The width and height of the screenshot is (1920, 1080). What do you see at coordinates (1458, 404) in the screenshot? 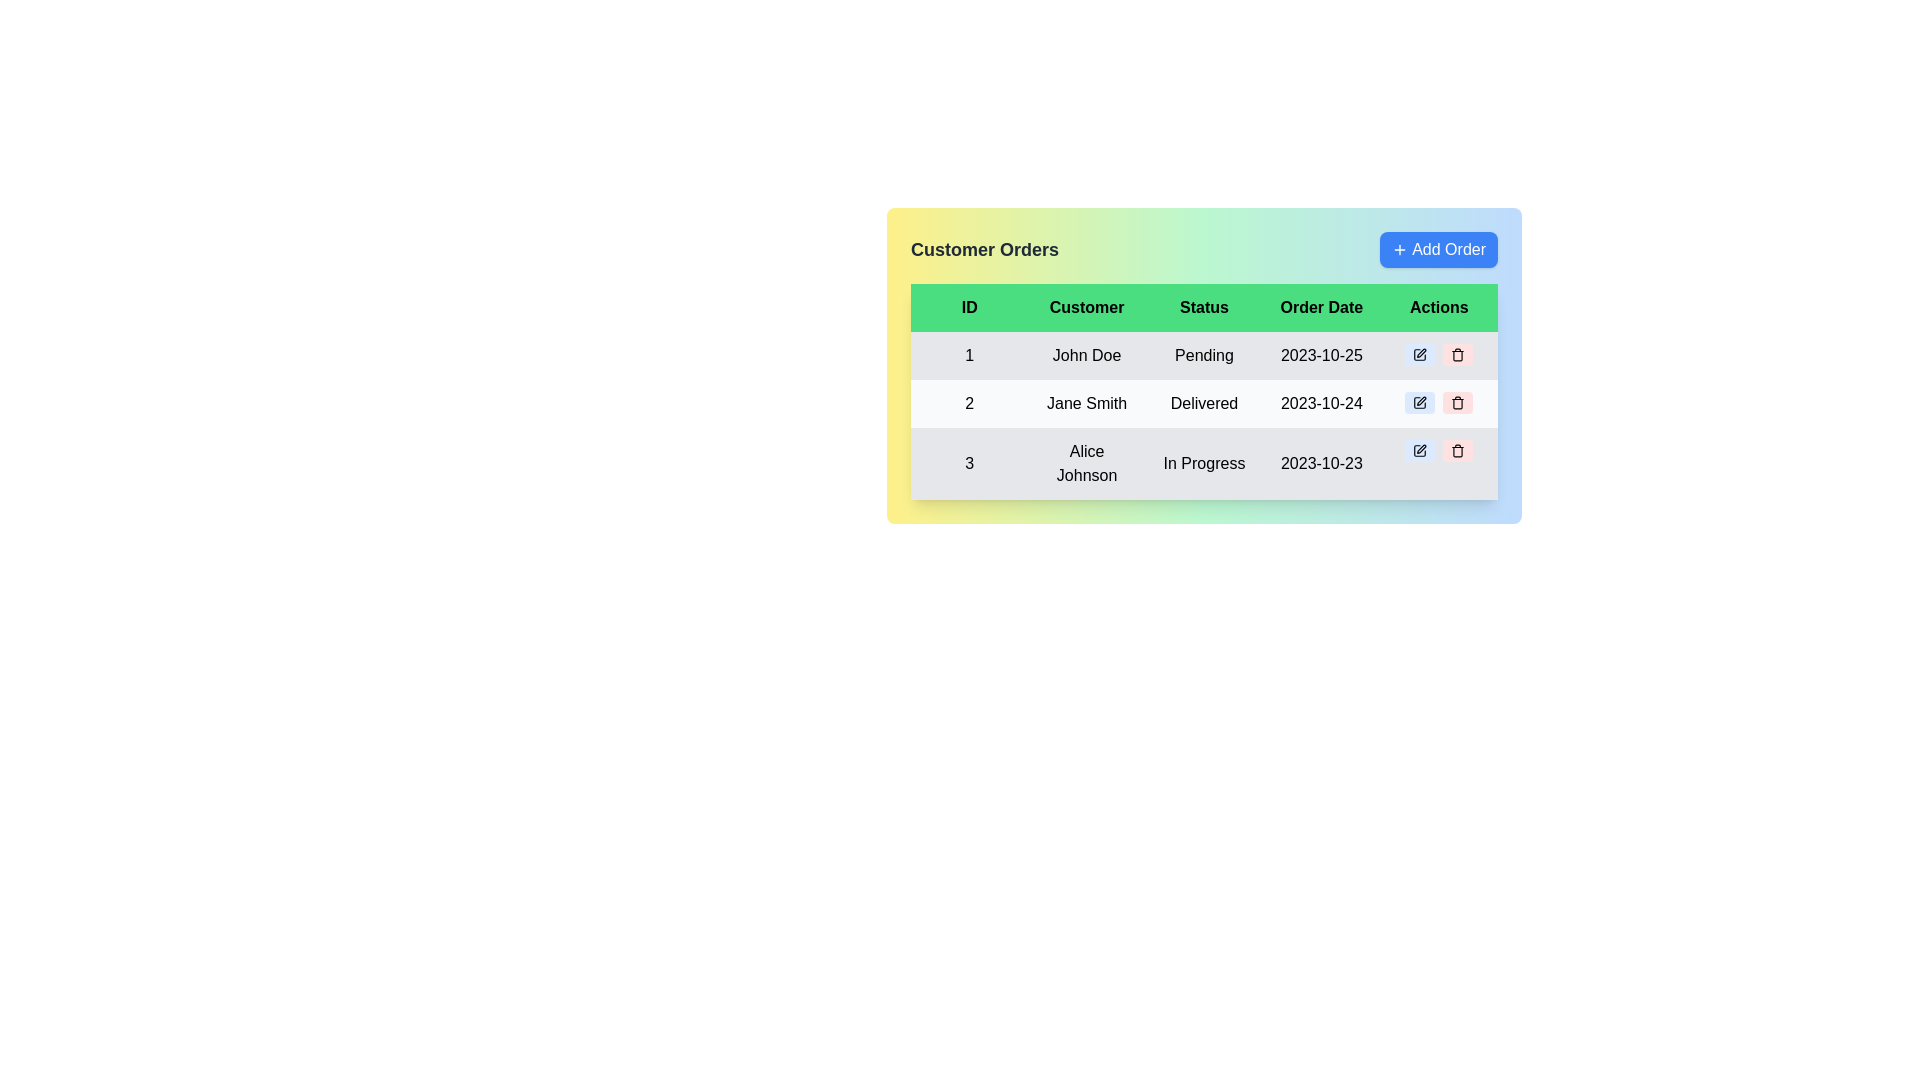
I see `the lower body component of the trash bin icon` at bounding box center [1458, 404].